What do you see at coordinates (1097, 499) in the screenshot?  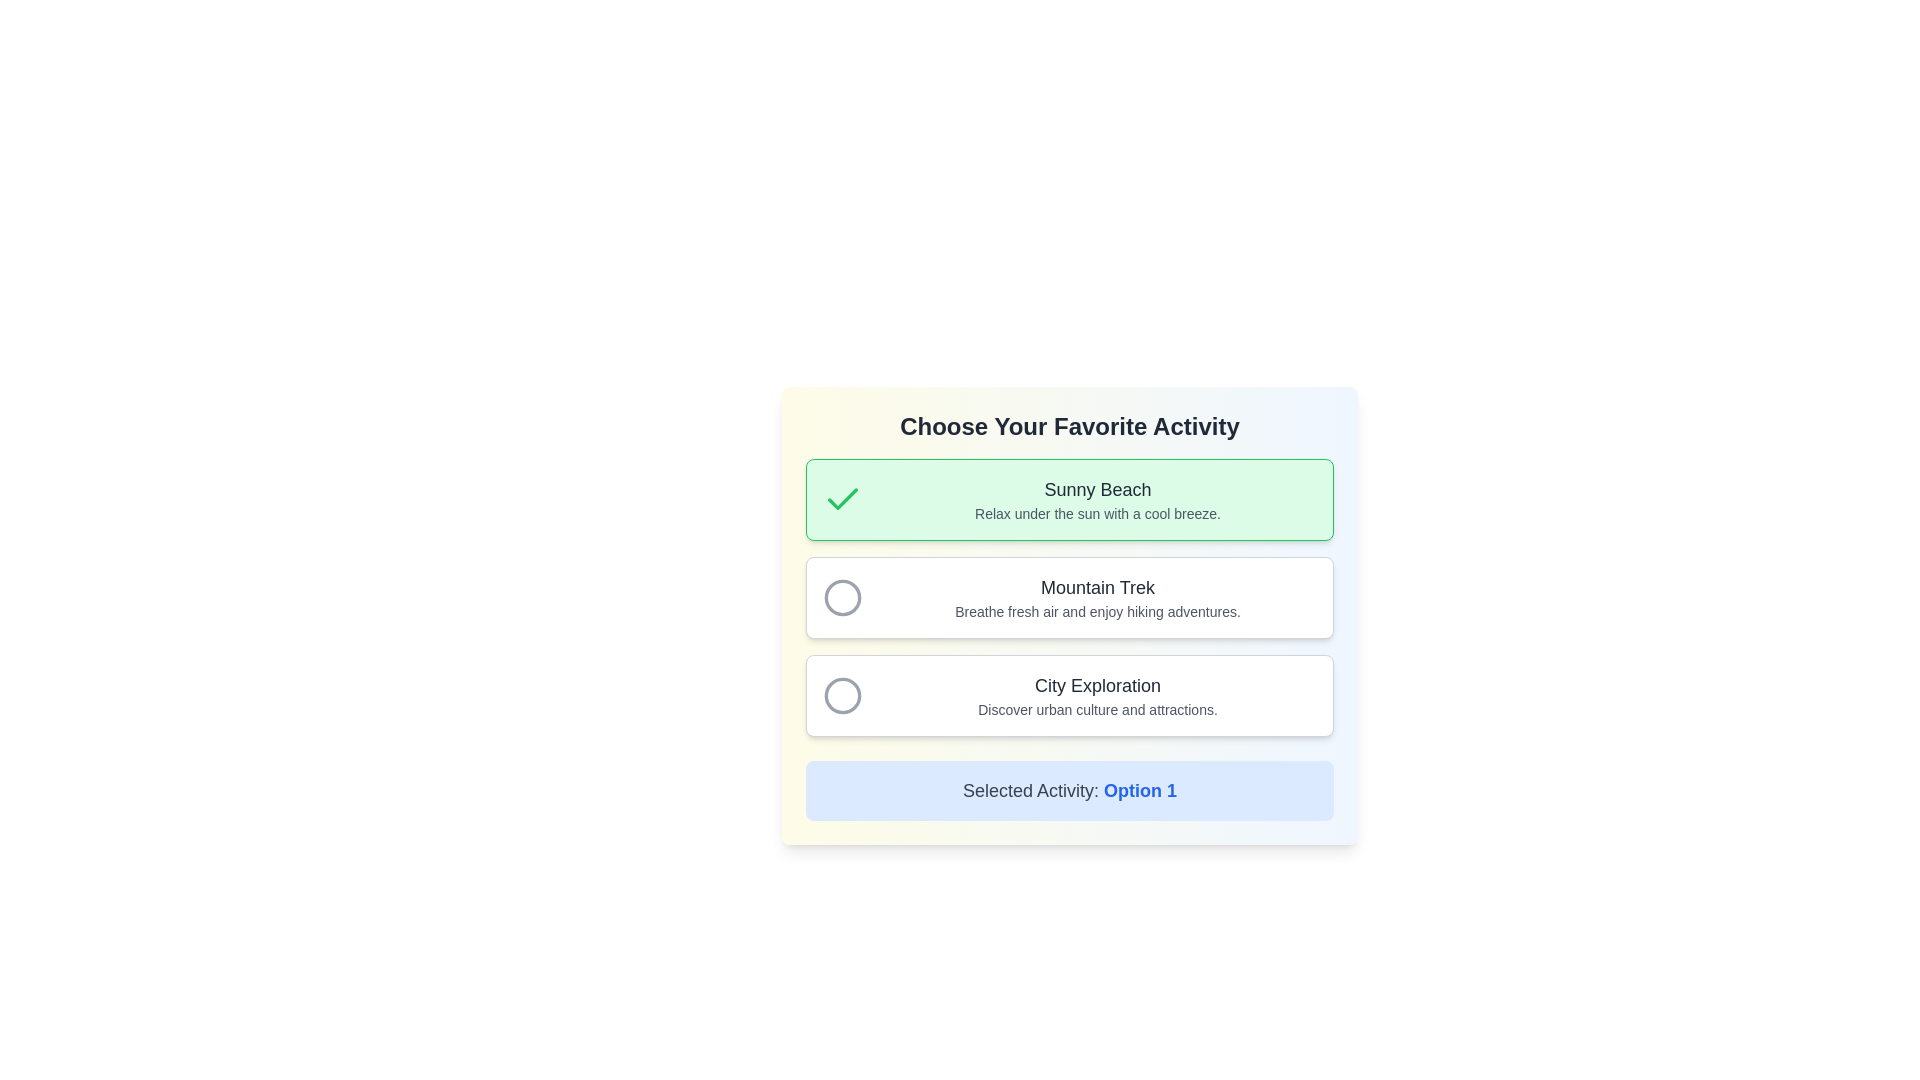 I see `the display text for 'Sunny Beach' in the first selectable activity option under the 'Choose Your Favorite Activity' section` at bounding box center [1097, 499].